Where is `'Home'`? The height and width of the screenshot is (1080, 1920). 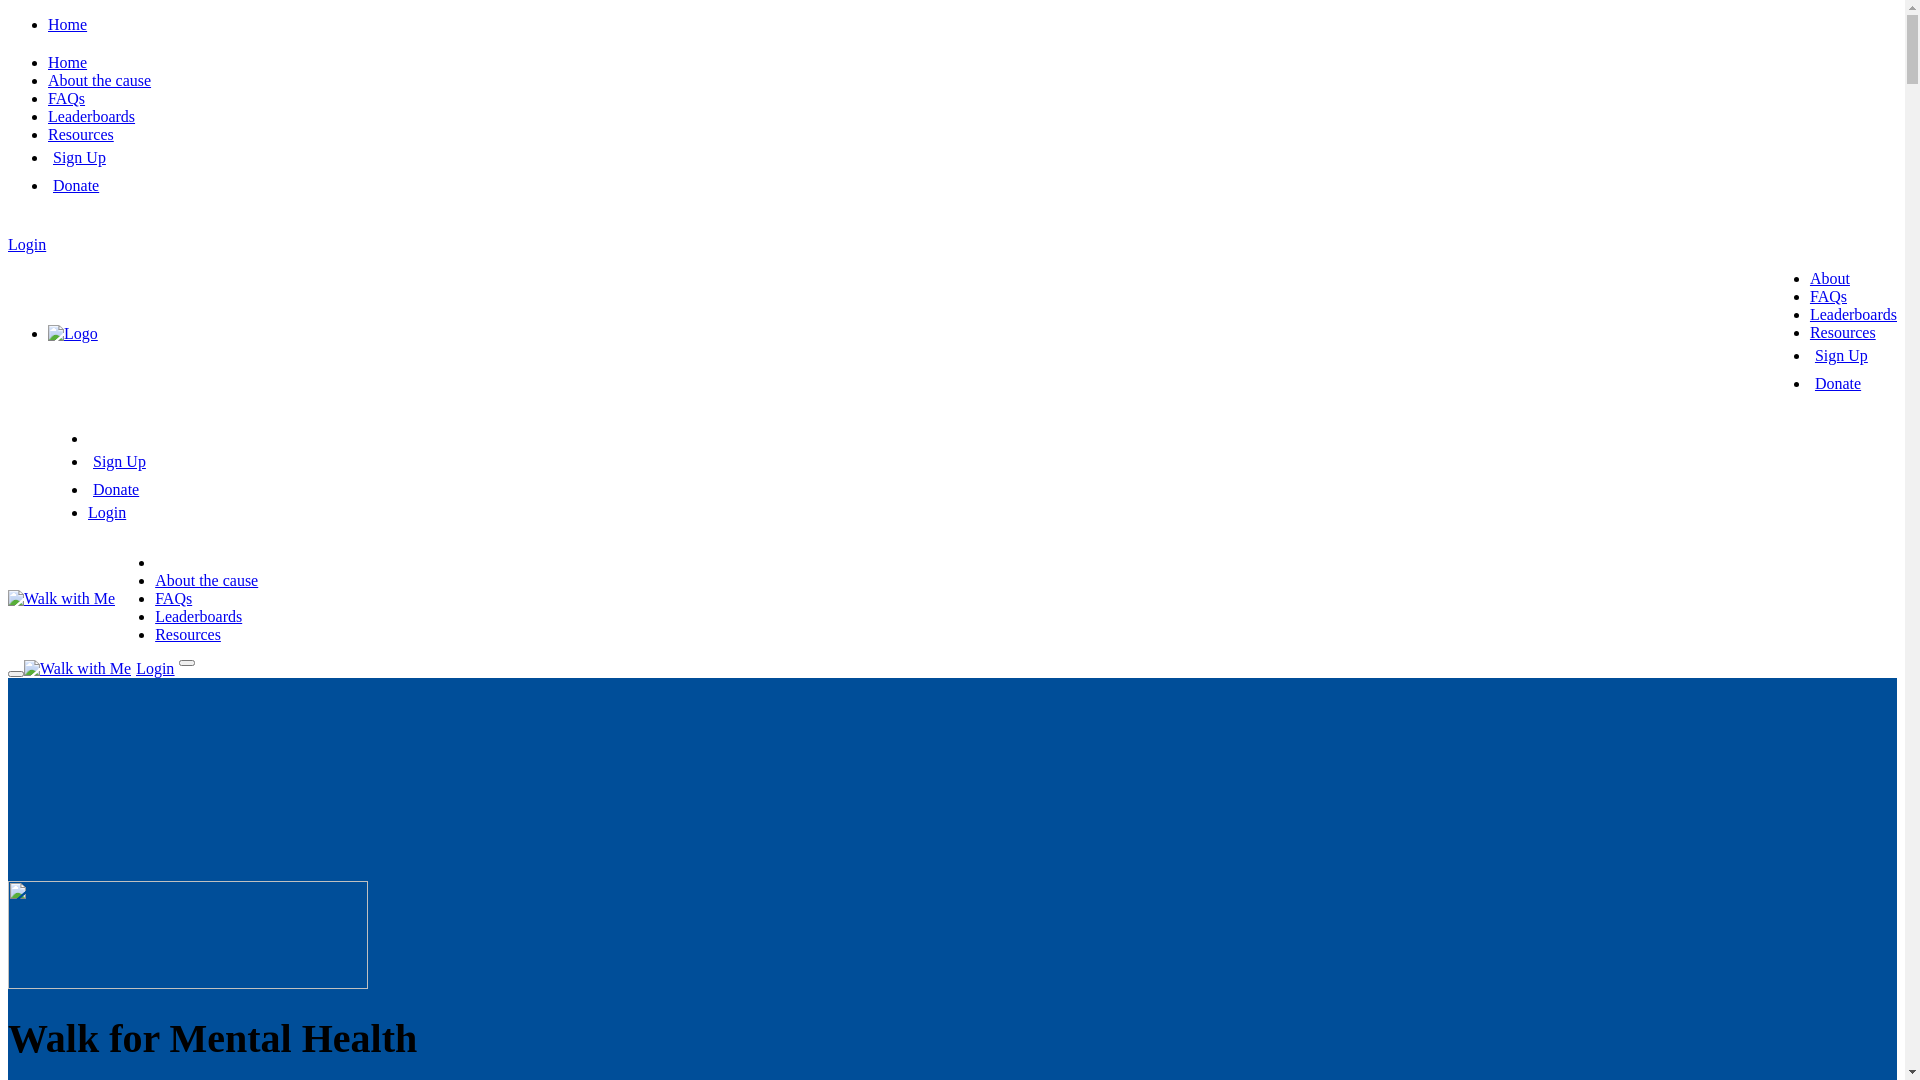
'Home' is located at coordinates (67, 24).